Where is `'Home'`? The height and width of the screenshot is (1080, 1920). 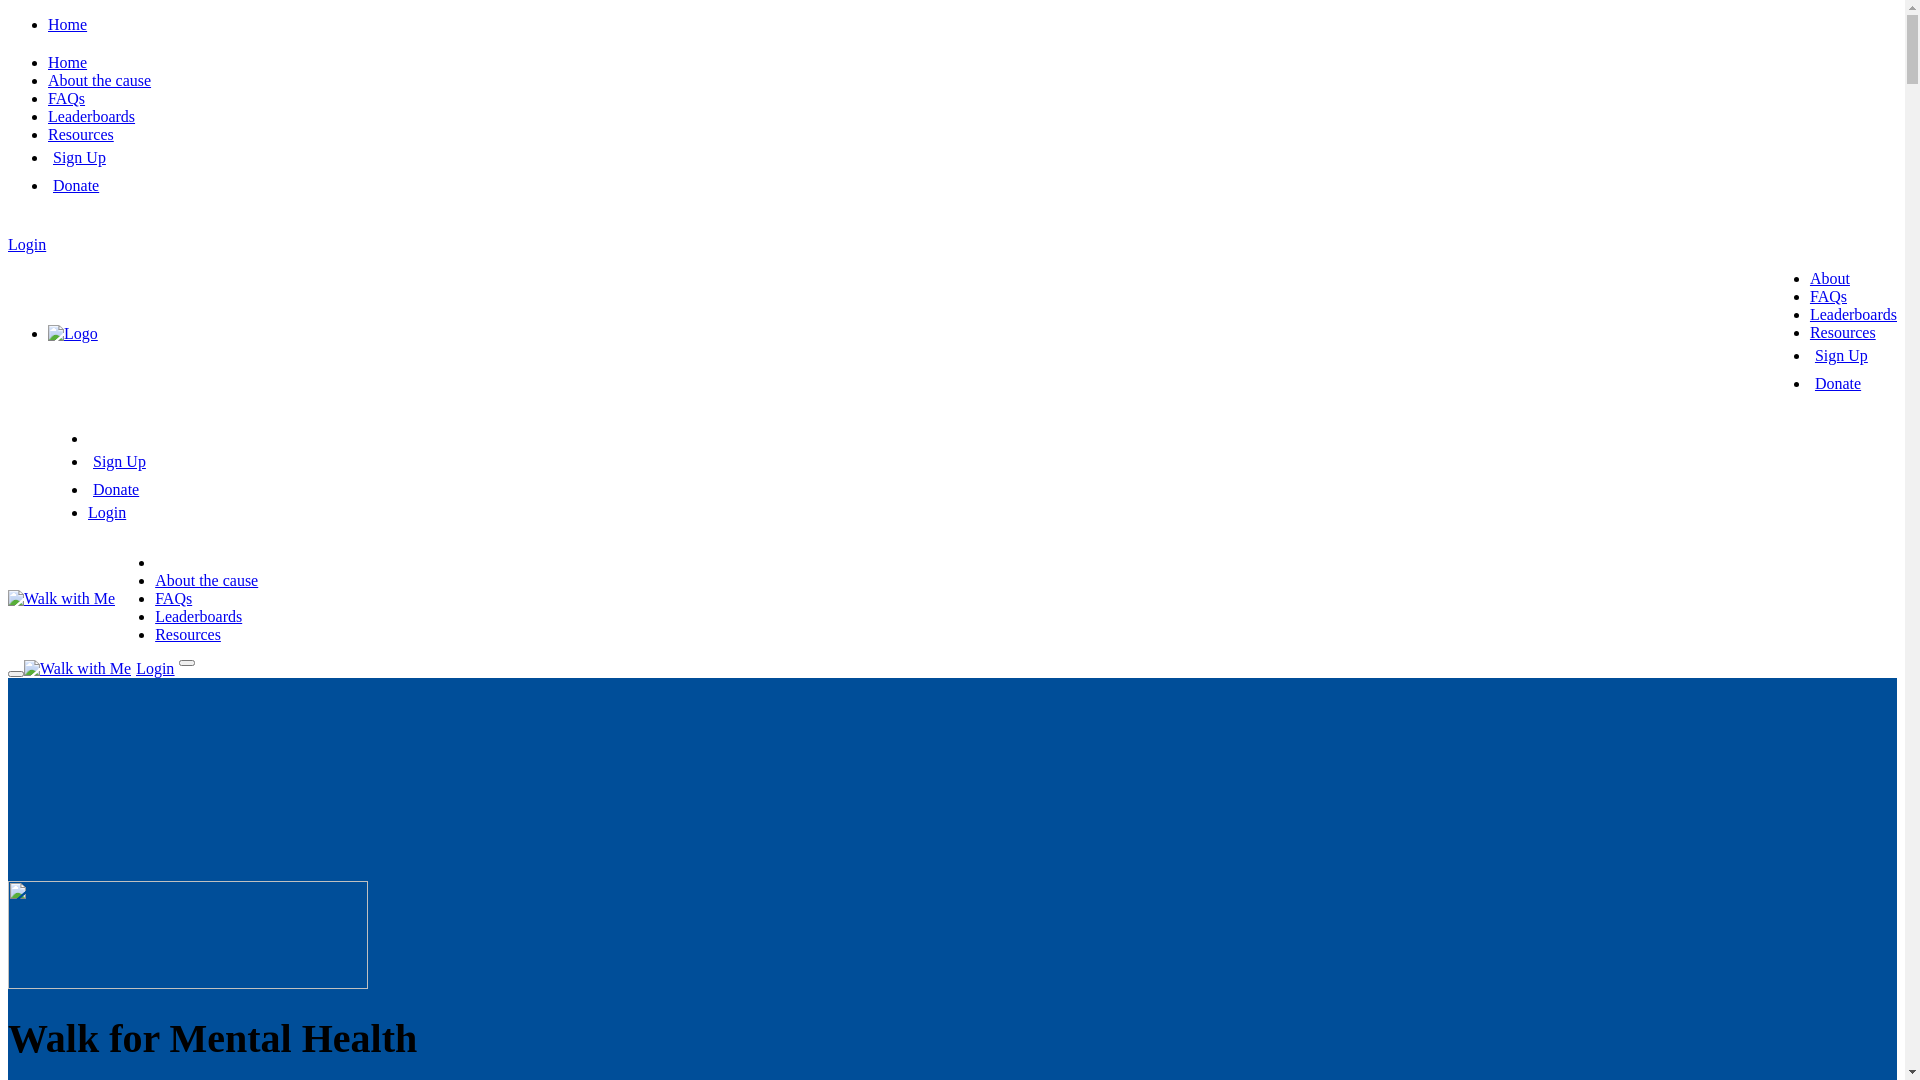
'Home' is located at coordinates (67, 24).